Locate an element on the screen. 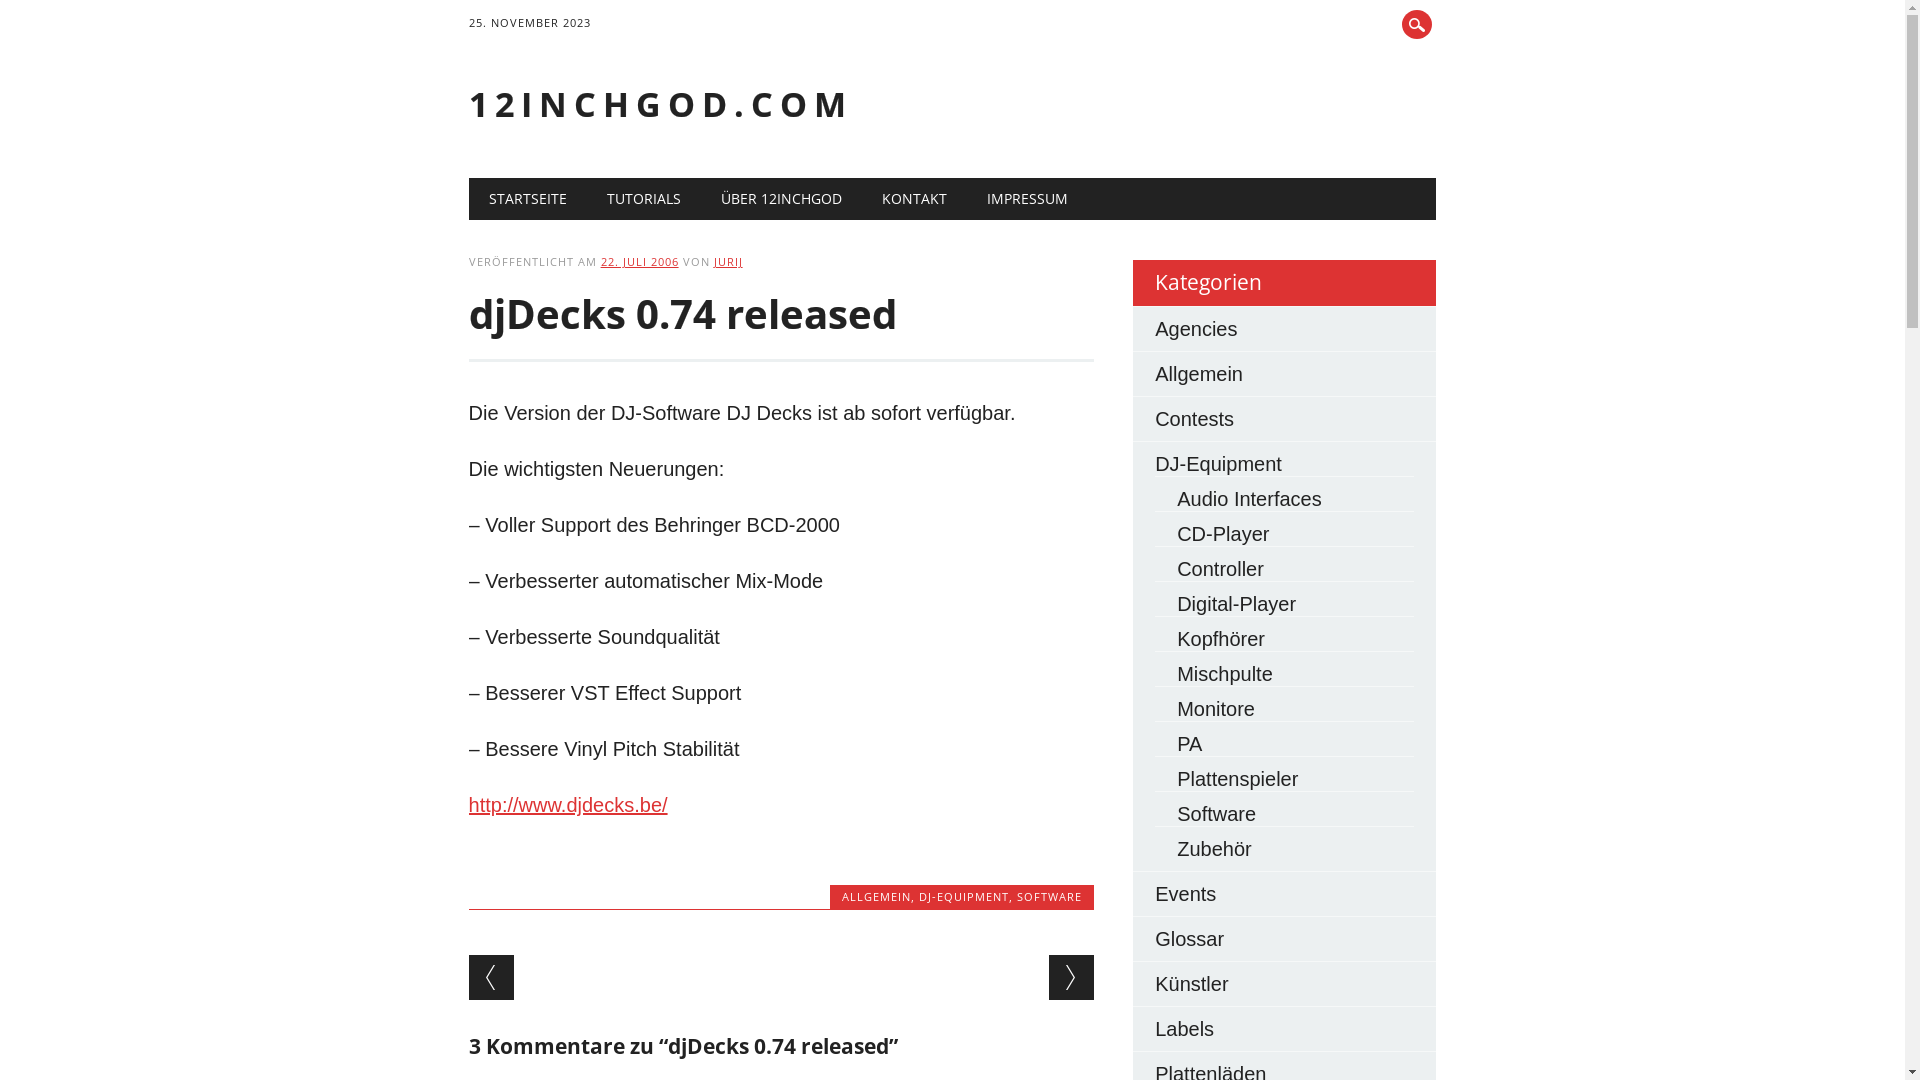  'Controller' is located at coordinates (1219, 569).